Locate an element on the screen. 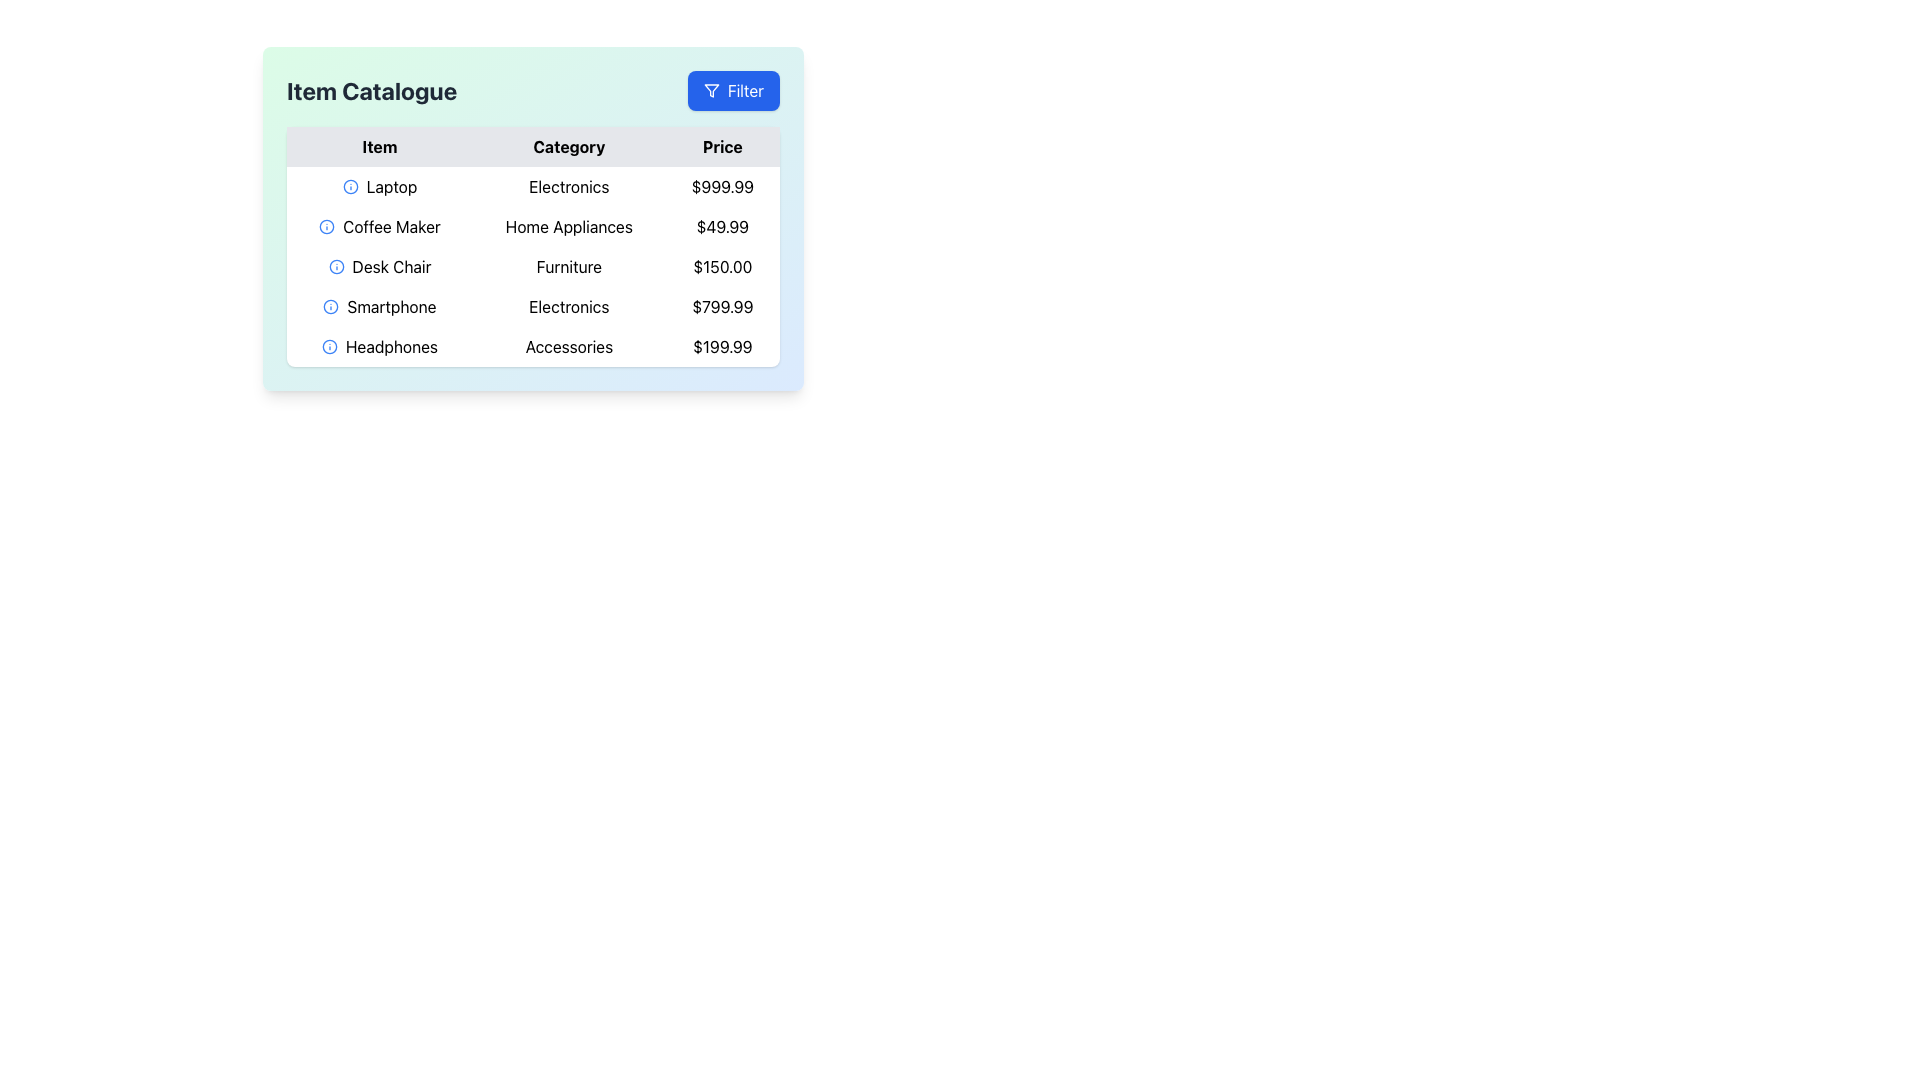 This screenshot has height=1080, width=1920. the text label indicating the name of the item 'Desk Chair' in the catalogue, located in the second column under the 'Item' header is located at coordinates (379, 265).